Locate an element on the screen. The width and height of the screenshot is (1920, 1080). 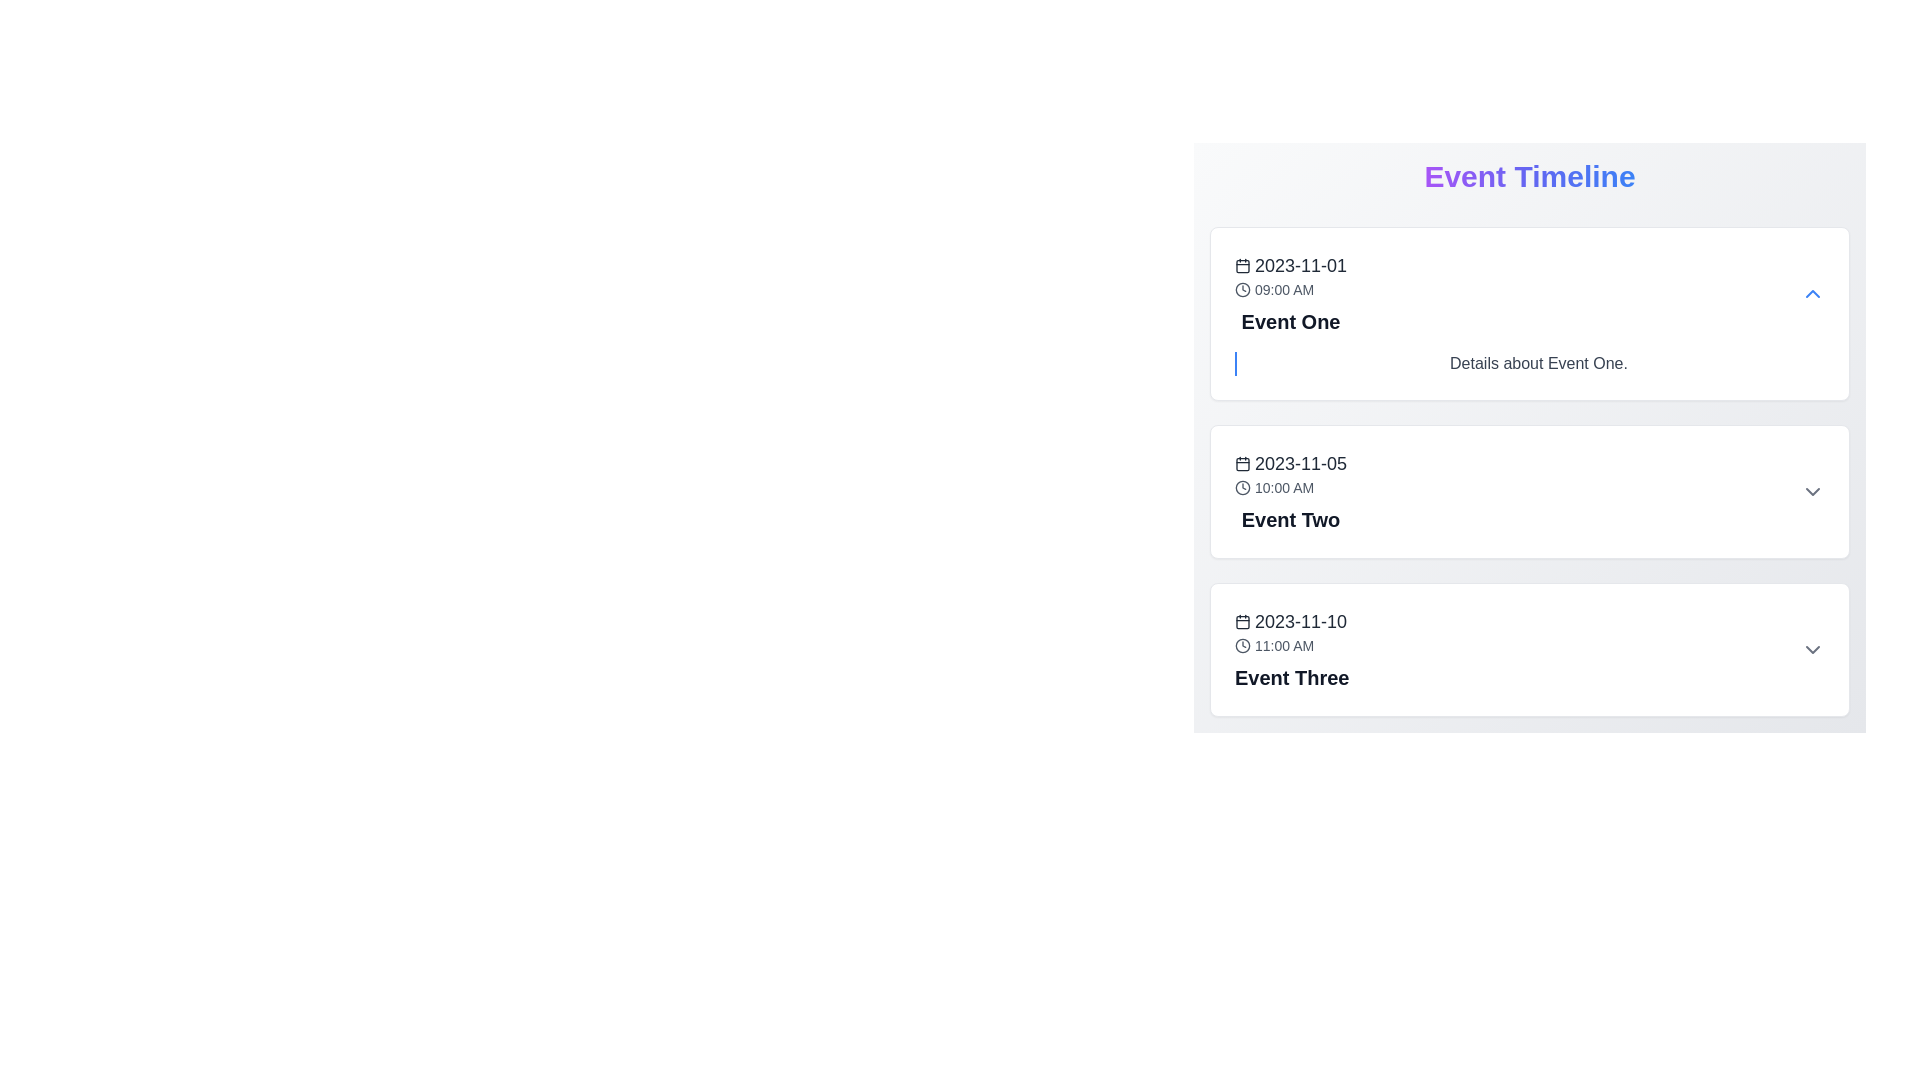
the event entry is located at coordinates (1292, 650).